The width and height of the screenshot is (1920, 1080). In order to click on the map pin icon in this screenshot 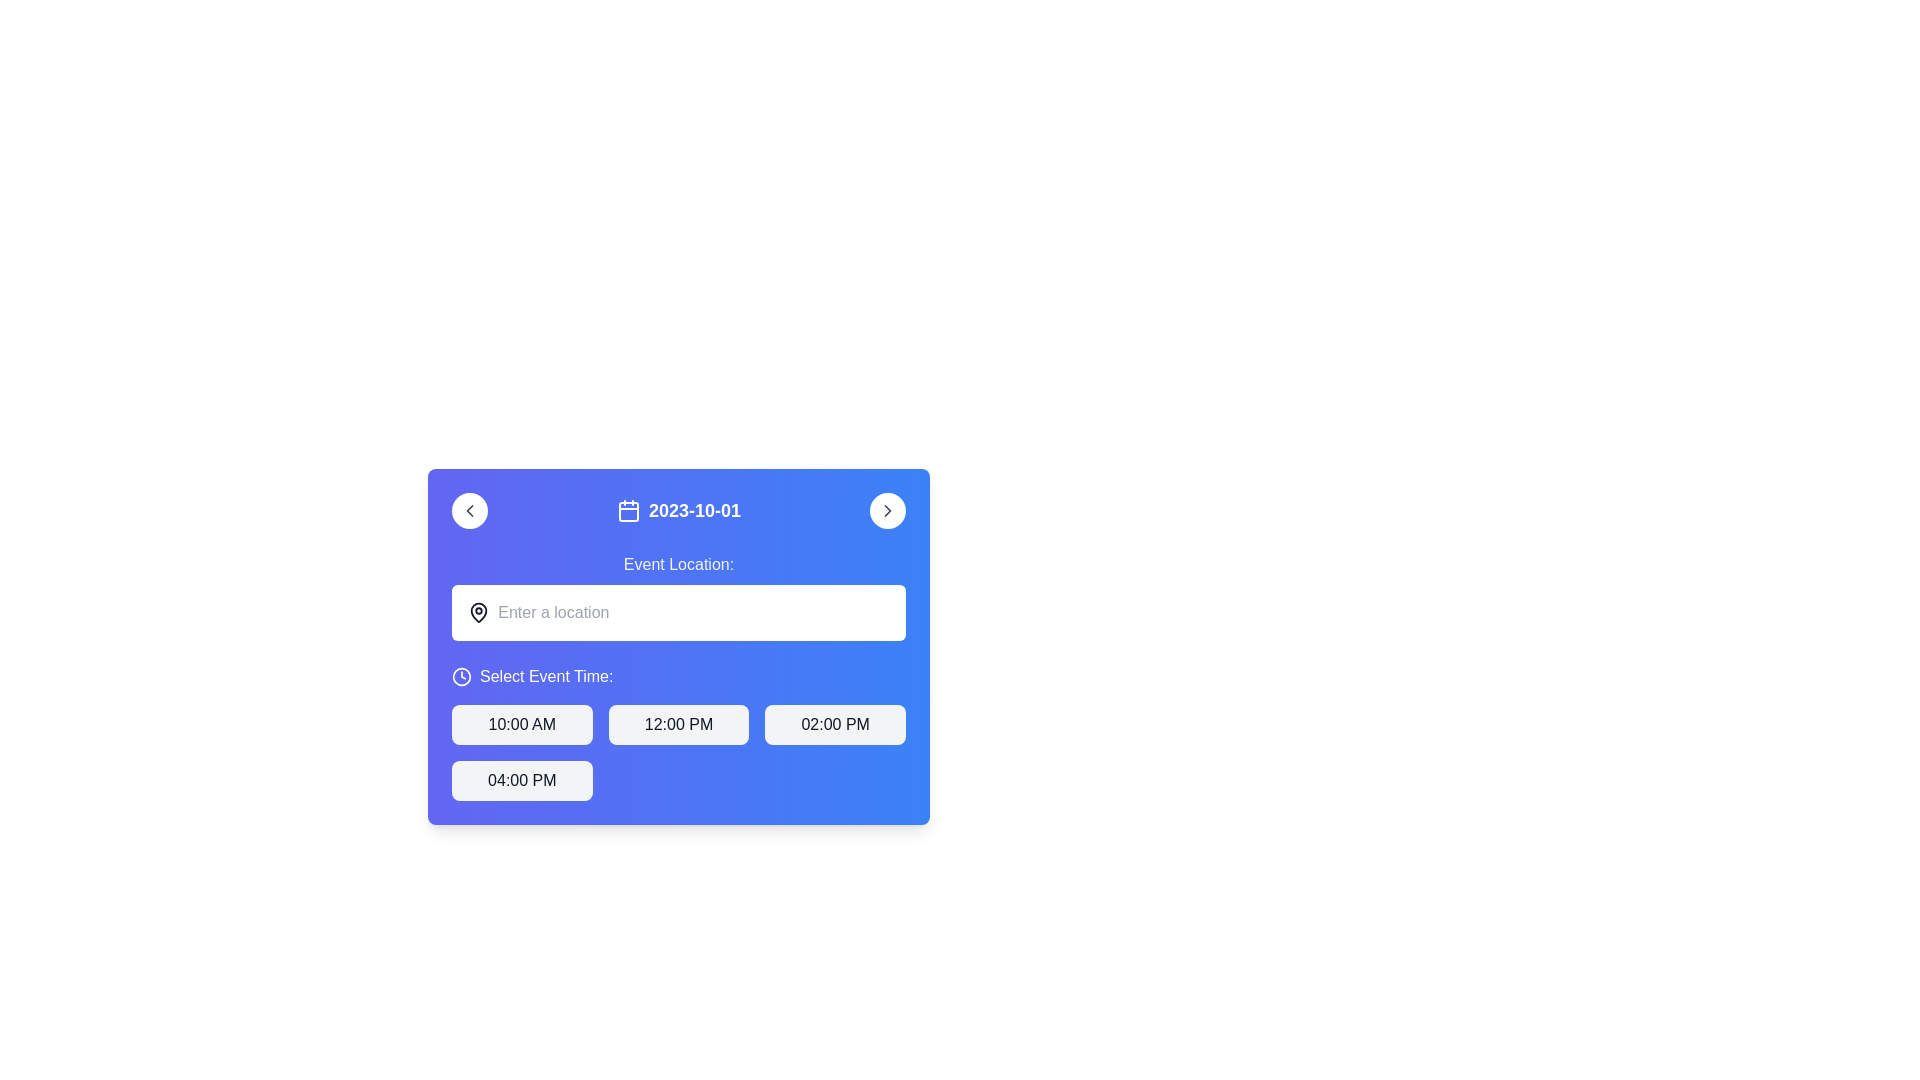, I will do `click(478, 612)`.